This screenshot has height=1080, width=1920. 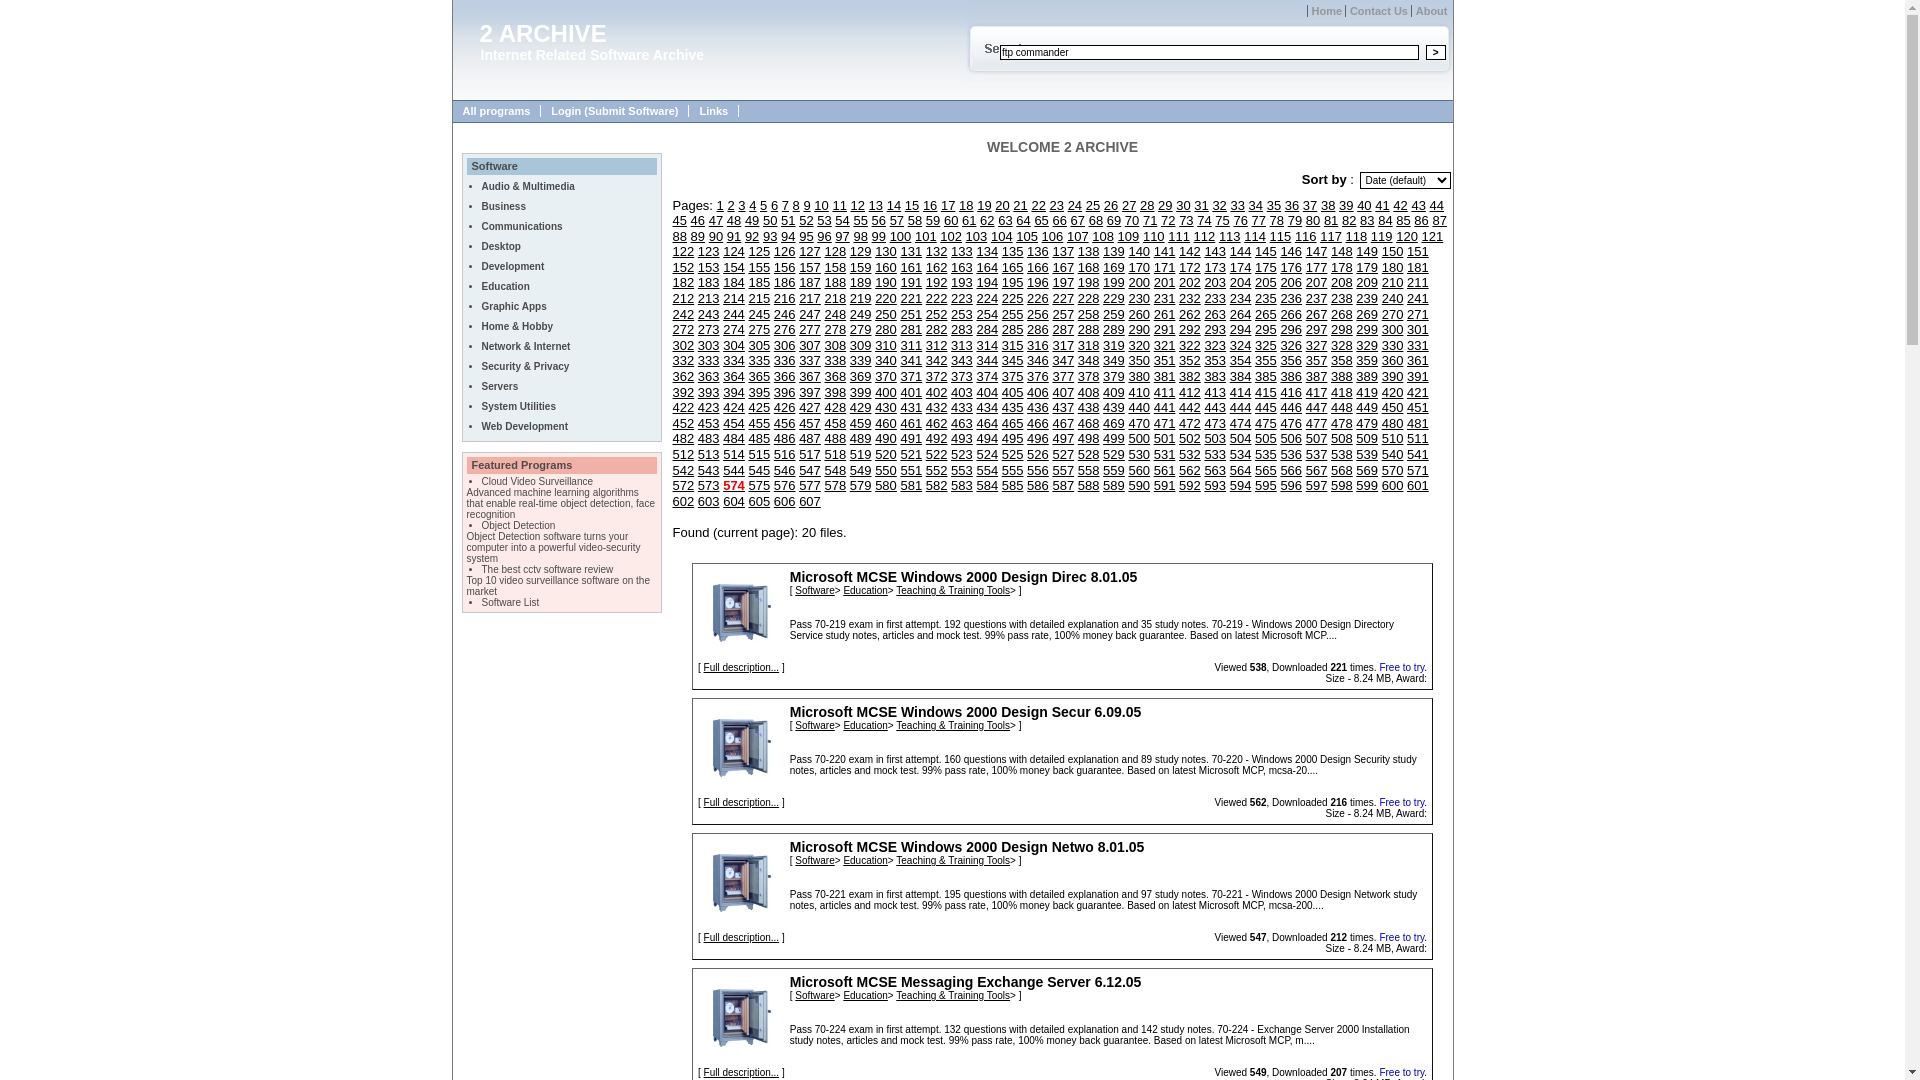 I want to click on '484', so click(x=733, y=437).